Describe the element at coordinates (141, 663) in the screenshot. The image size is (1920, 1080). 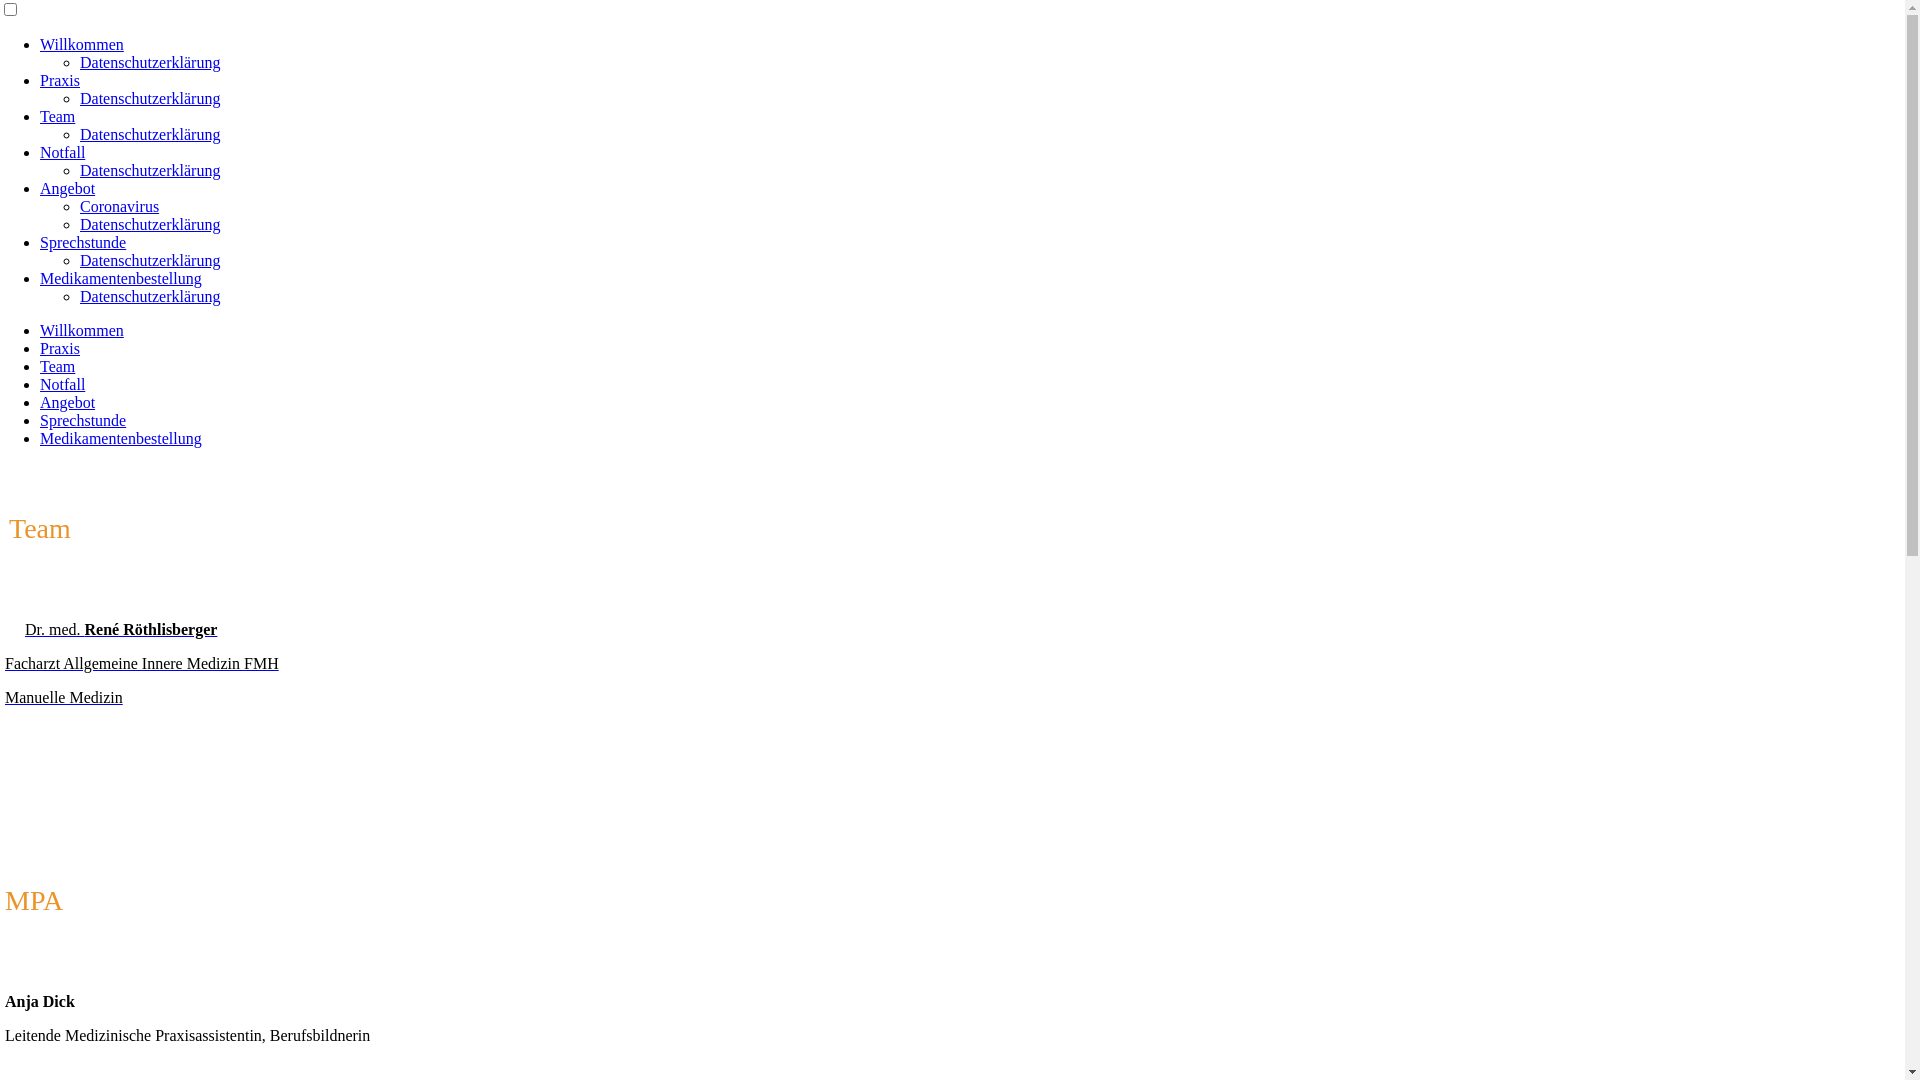
I see `'Facharzt Allgemeine Innere Medizin FMH'` at that location.